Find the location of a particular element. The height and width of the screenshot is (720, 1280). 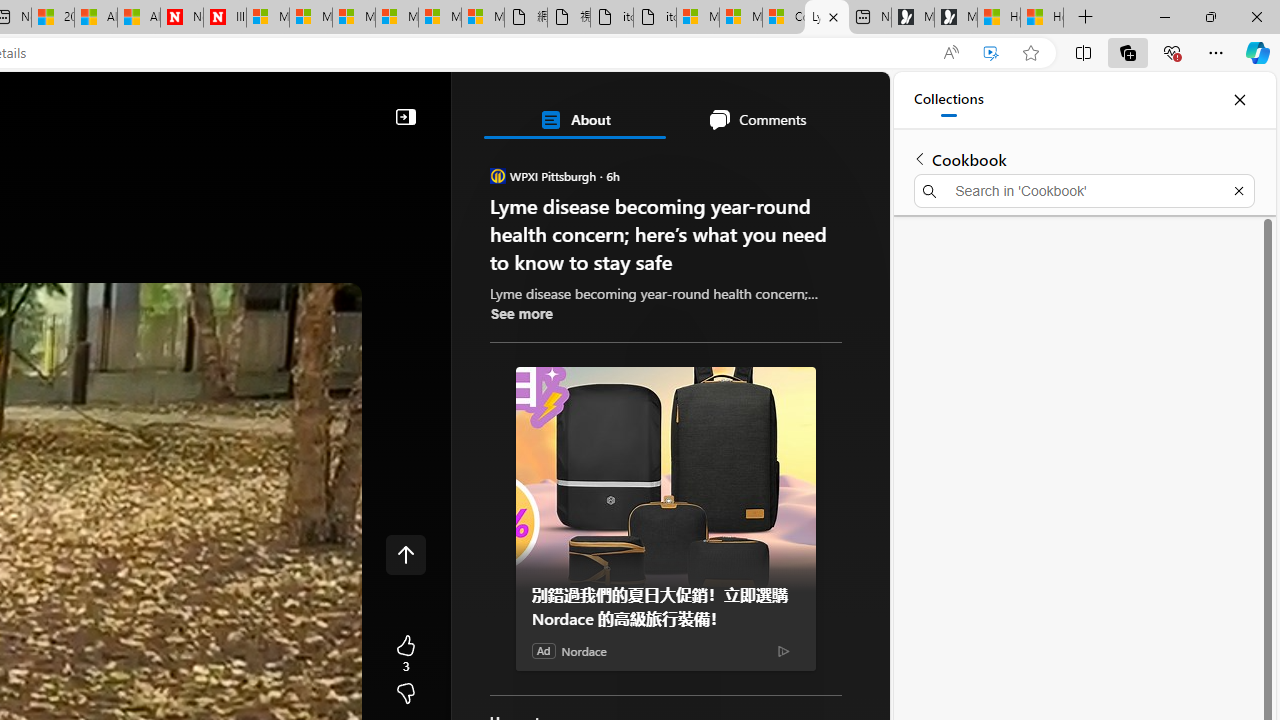

'Ad' is located at coordinates (544, 650).